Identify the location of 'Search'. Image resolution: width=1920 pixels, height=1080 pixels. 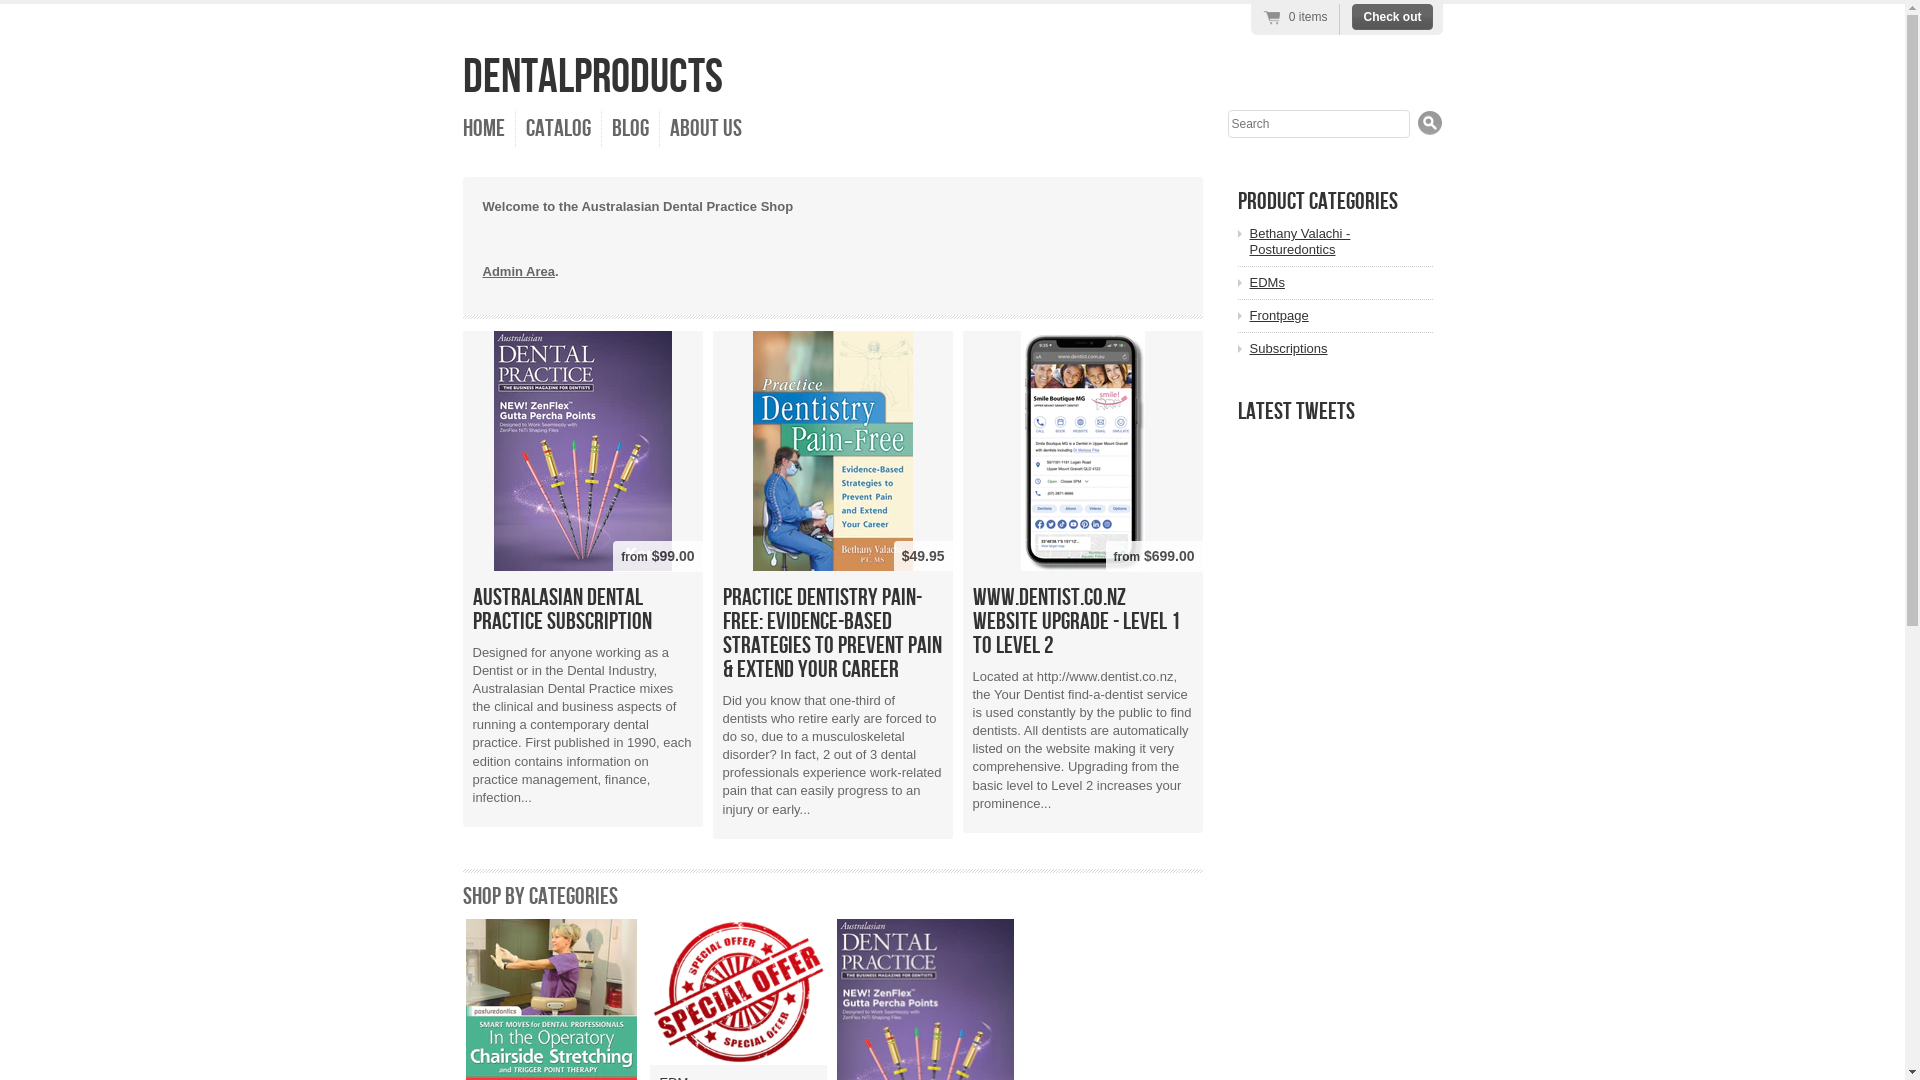
(1429, 122).